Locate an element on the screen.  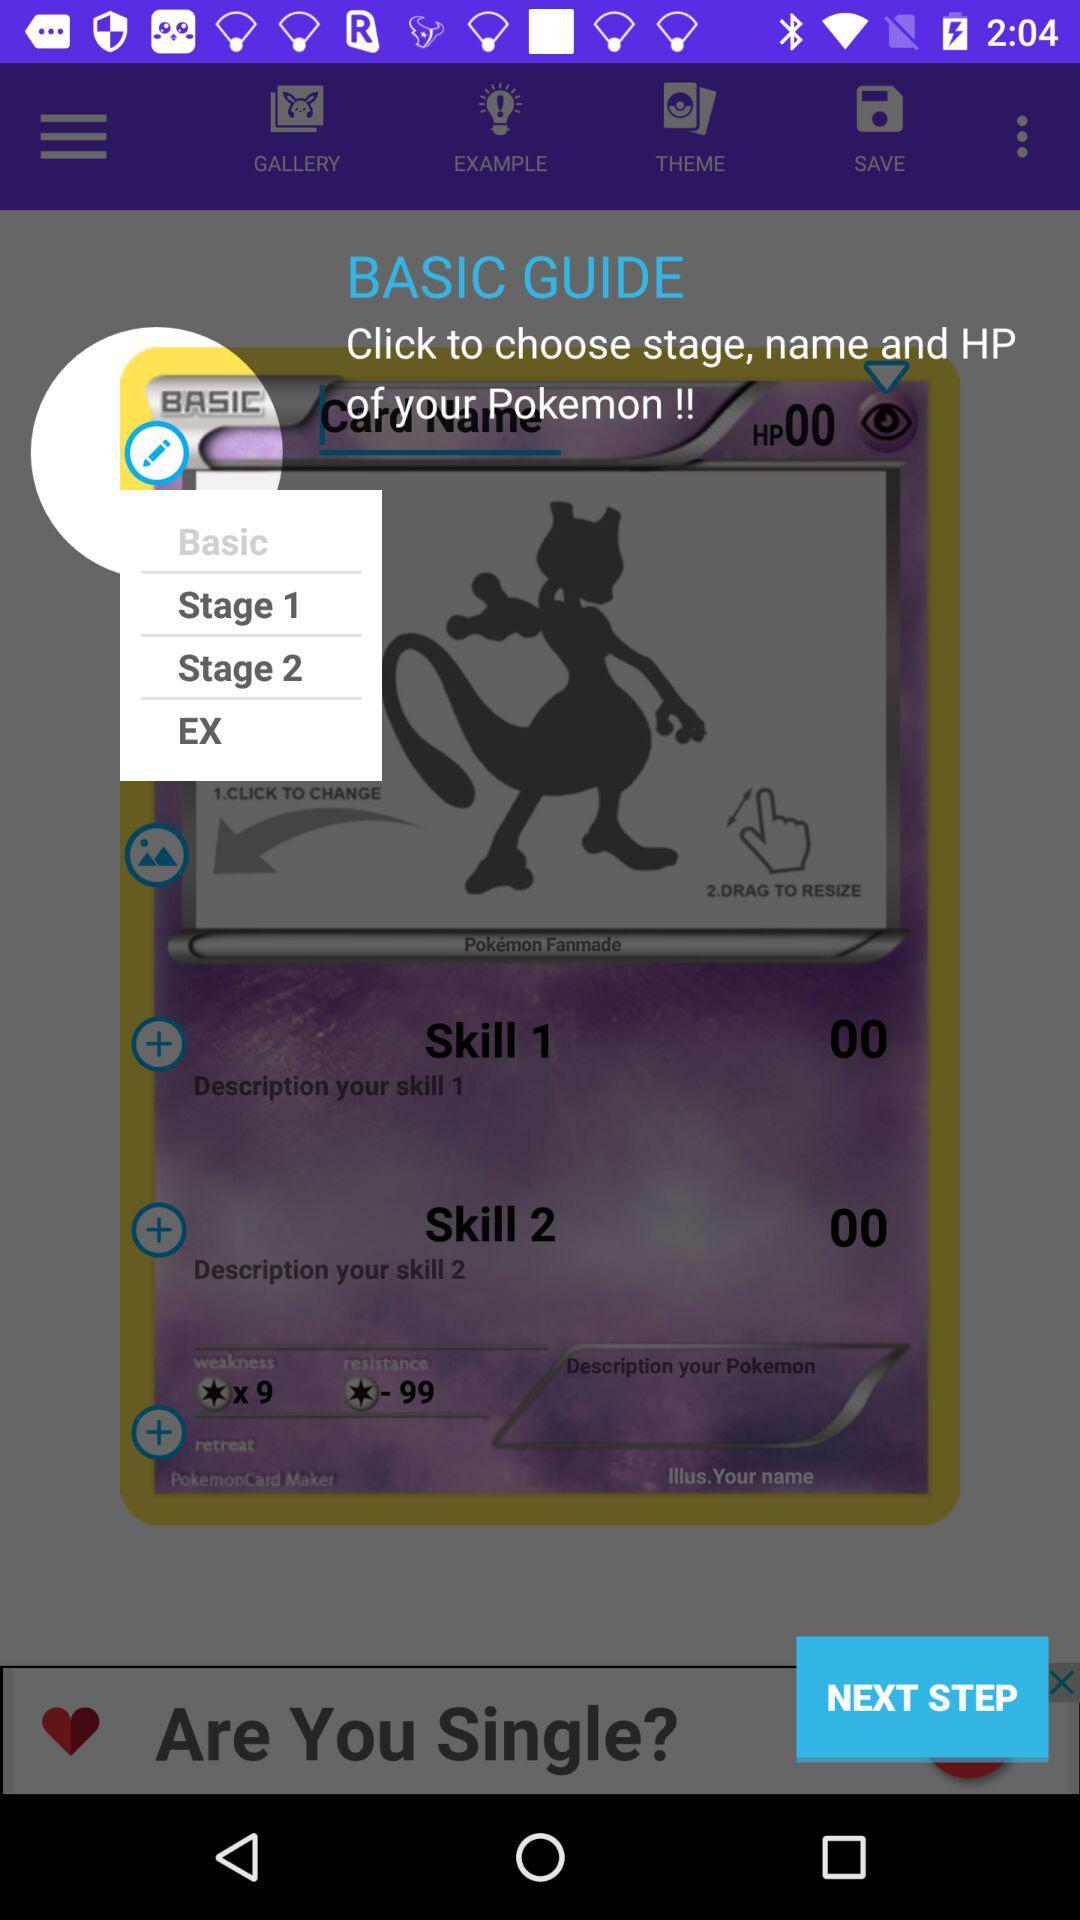
the add icon is located at coordinates (157, 1042).